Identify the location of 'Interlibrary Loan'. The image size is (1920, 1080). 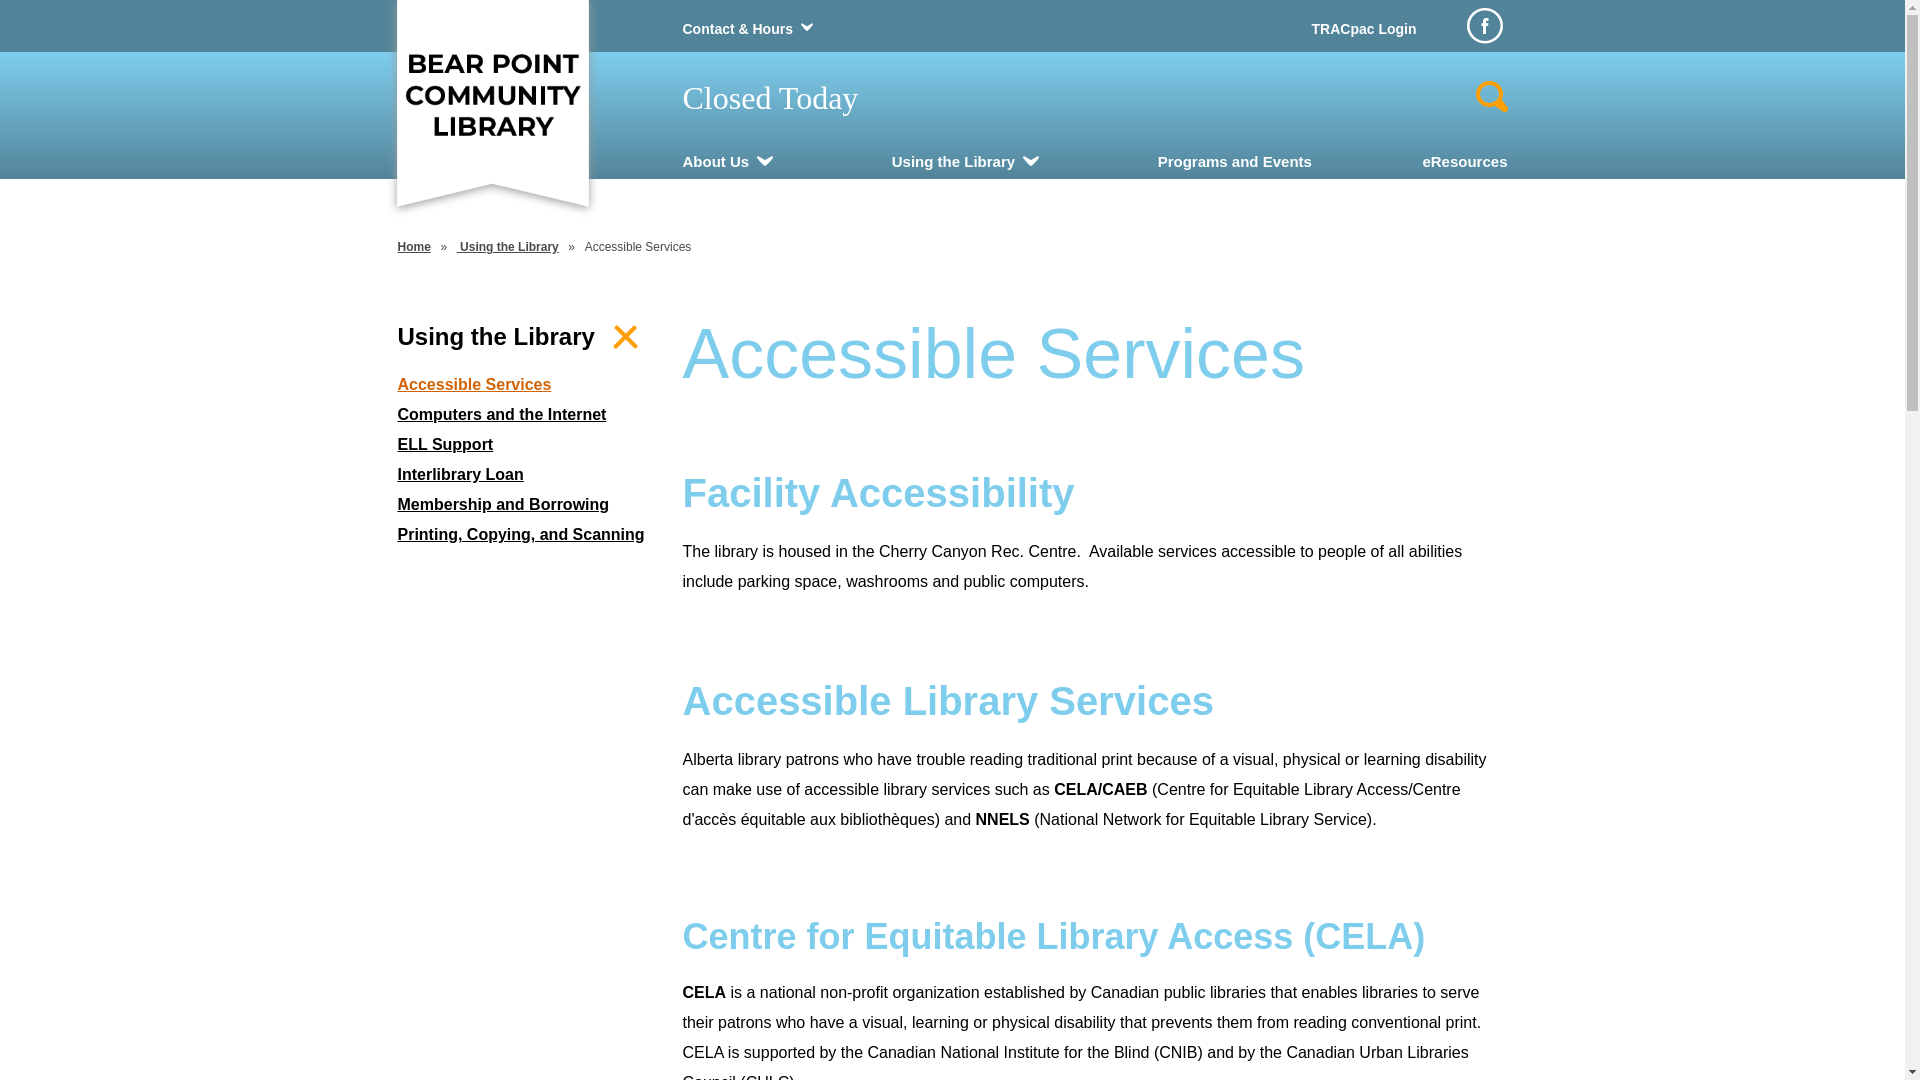
(398, 474).